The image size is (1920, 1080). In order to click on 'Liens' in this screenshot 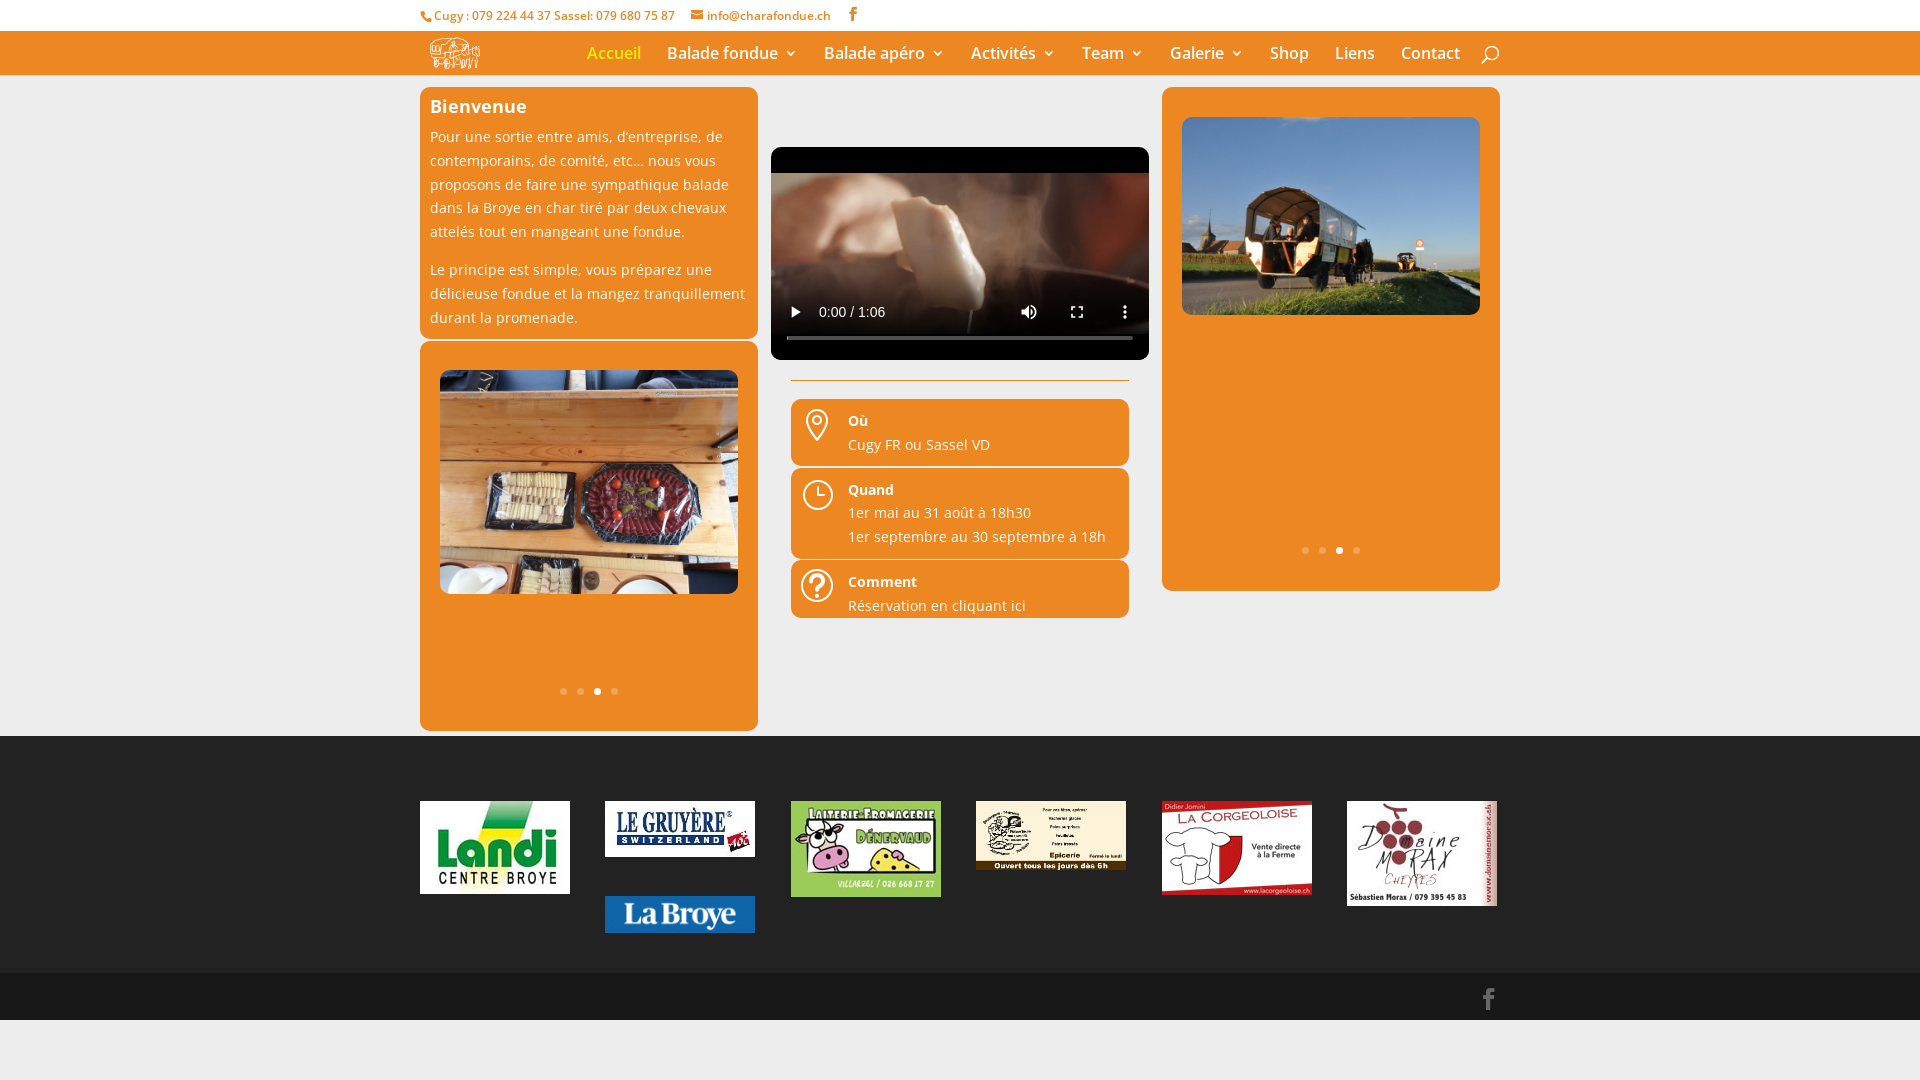, I will do `click(1354, 59)`.